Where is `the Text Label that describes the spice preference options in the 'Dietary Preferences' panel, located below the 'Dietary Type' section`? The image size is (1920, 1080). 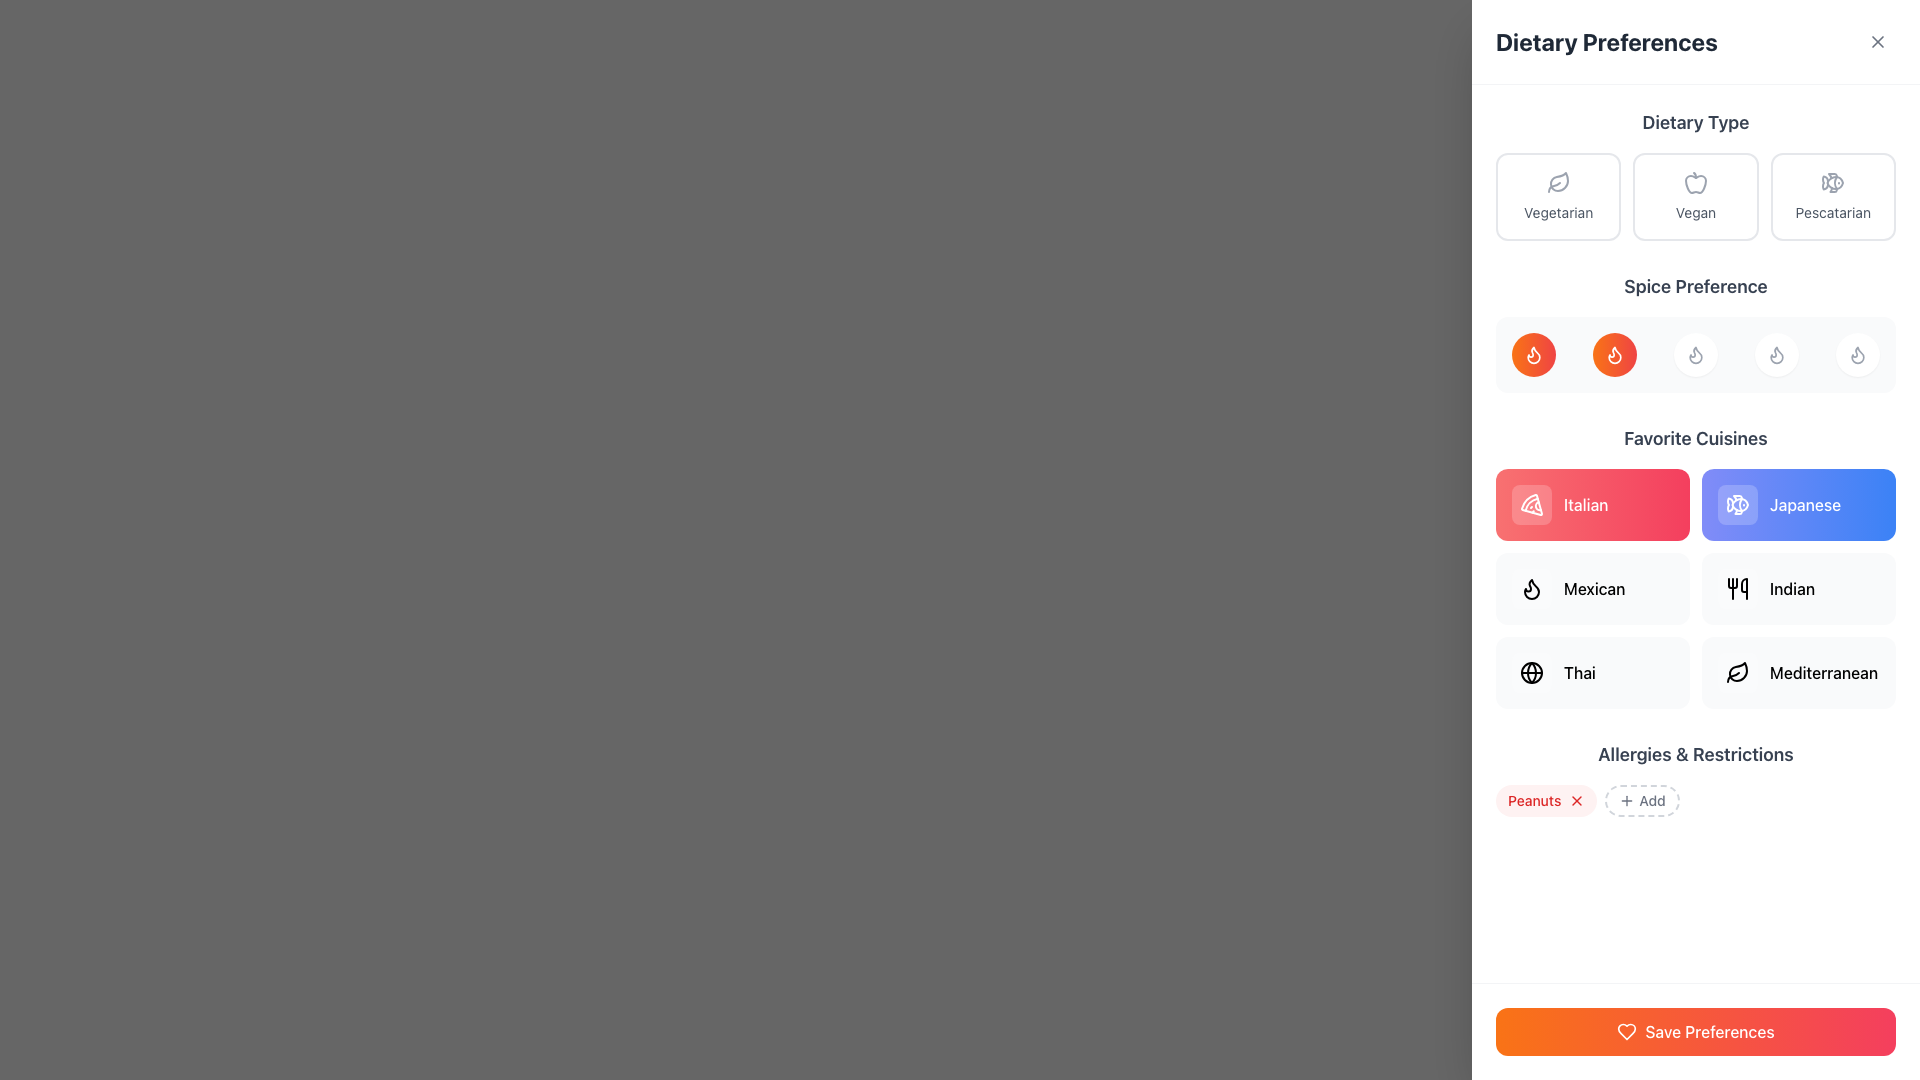
the Text Label that describes the spice preference options in the 'Dietary Preferences' panel, located below the 'Dietary Type' section is located at coordinates (1694, 286).